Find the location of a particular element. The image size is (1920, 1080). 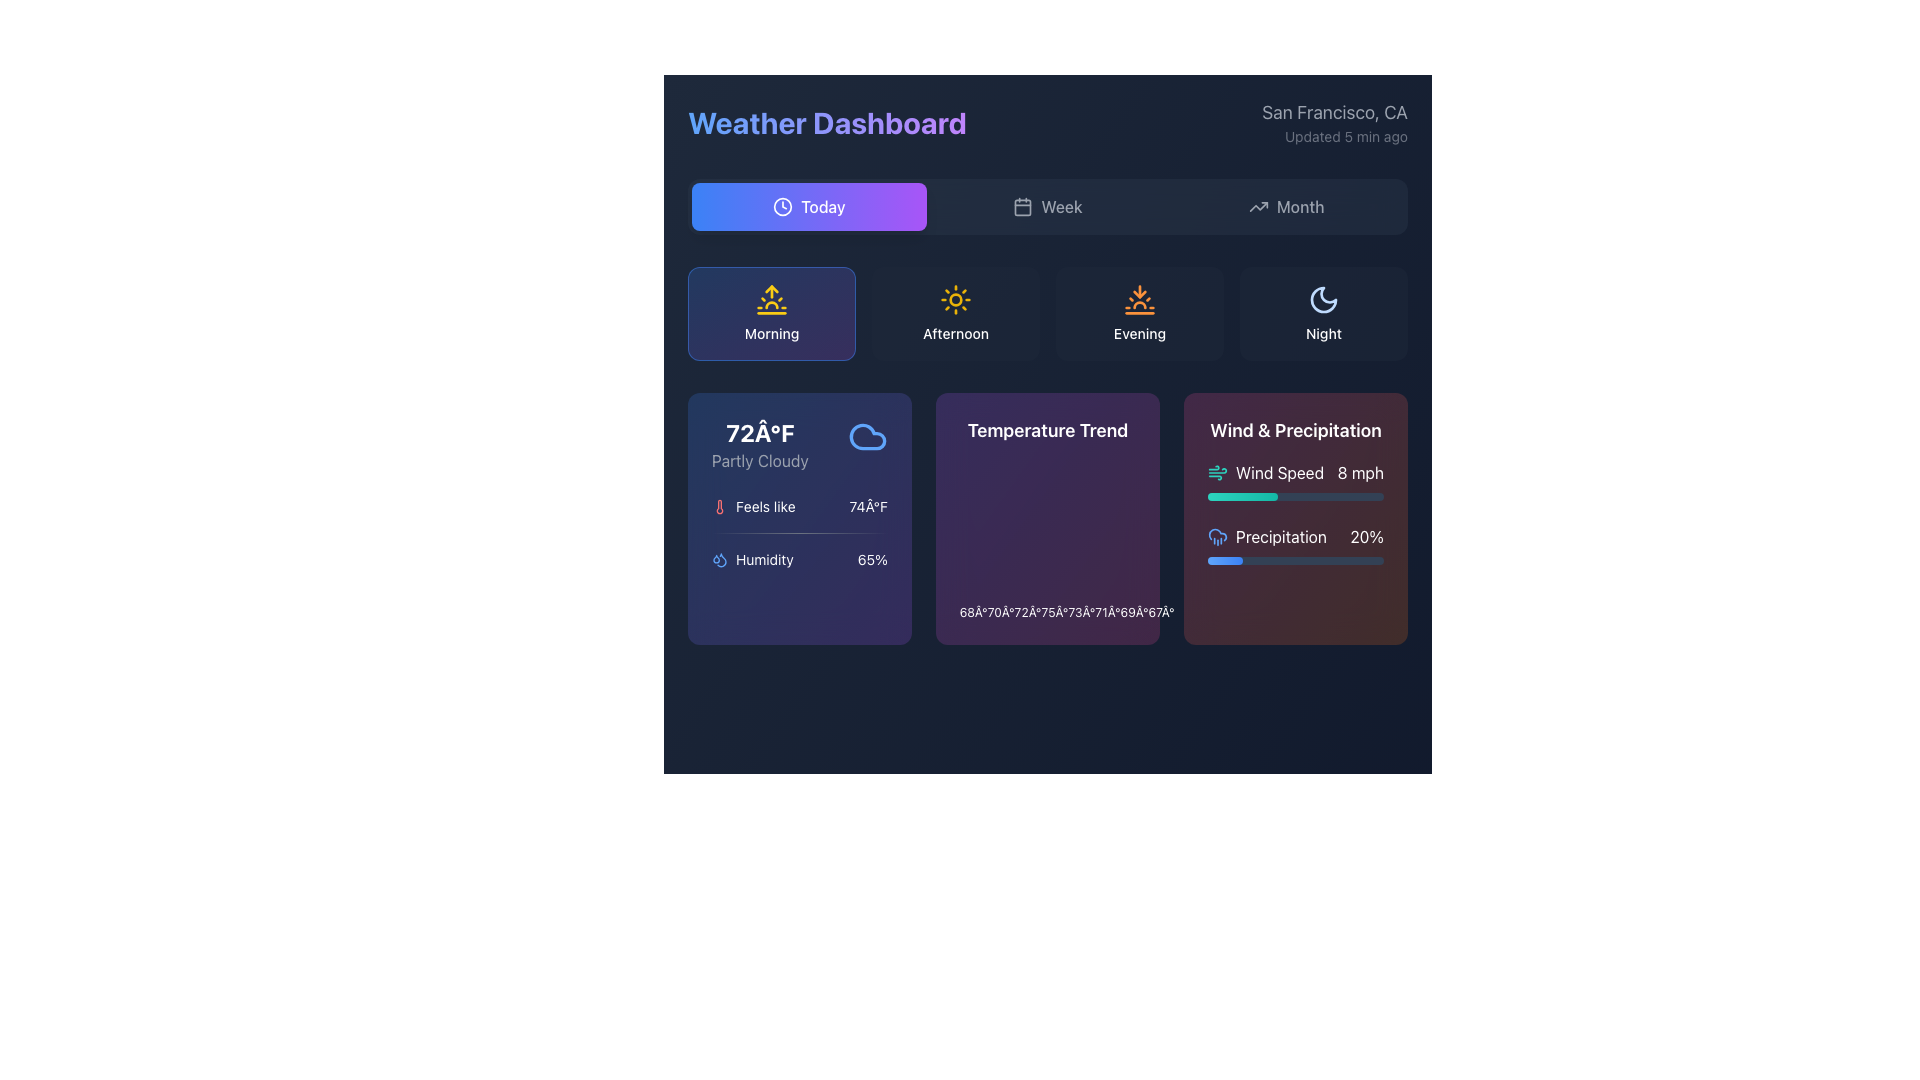

the Interactive Card labeled 'Evening' is located at coordinates (1140, 313).